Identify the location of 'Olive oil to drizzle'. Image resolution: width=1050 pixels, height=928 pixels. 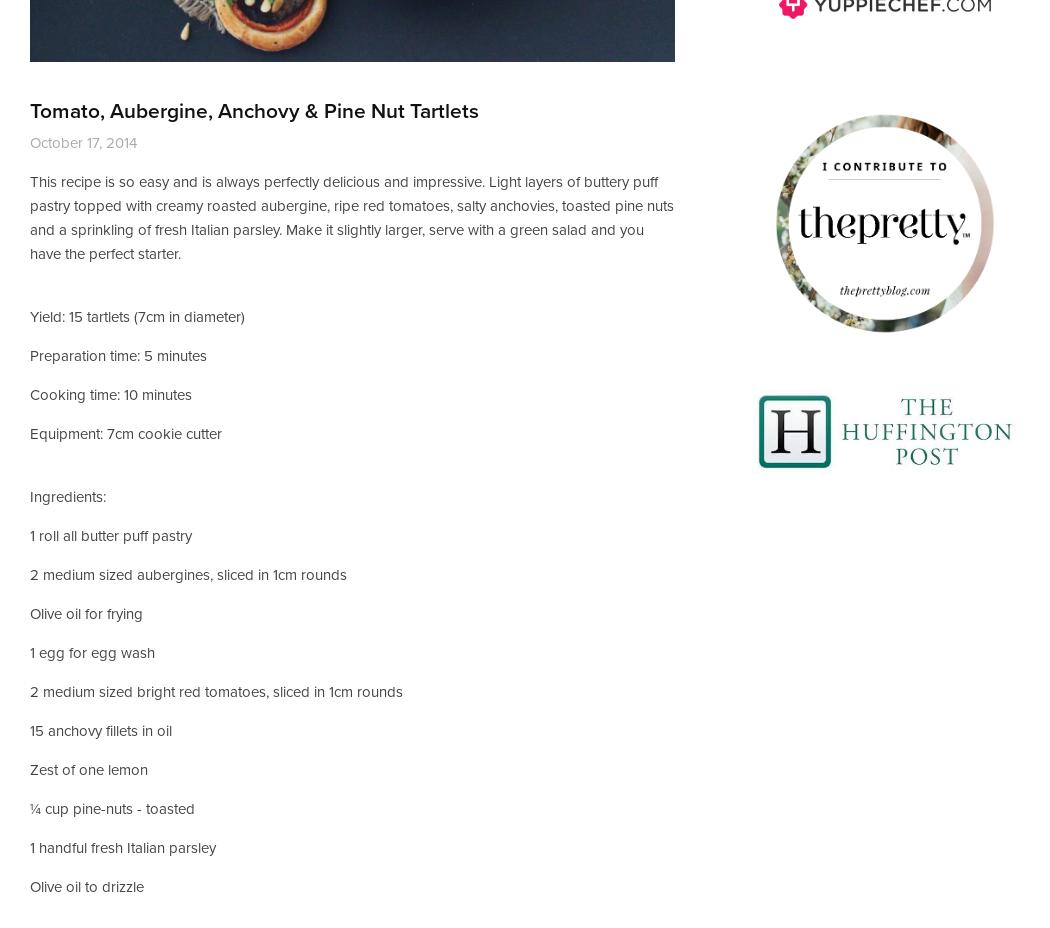
(30, 885).